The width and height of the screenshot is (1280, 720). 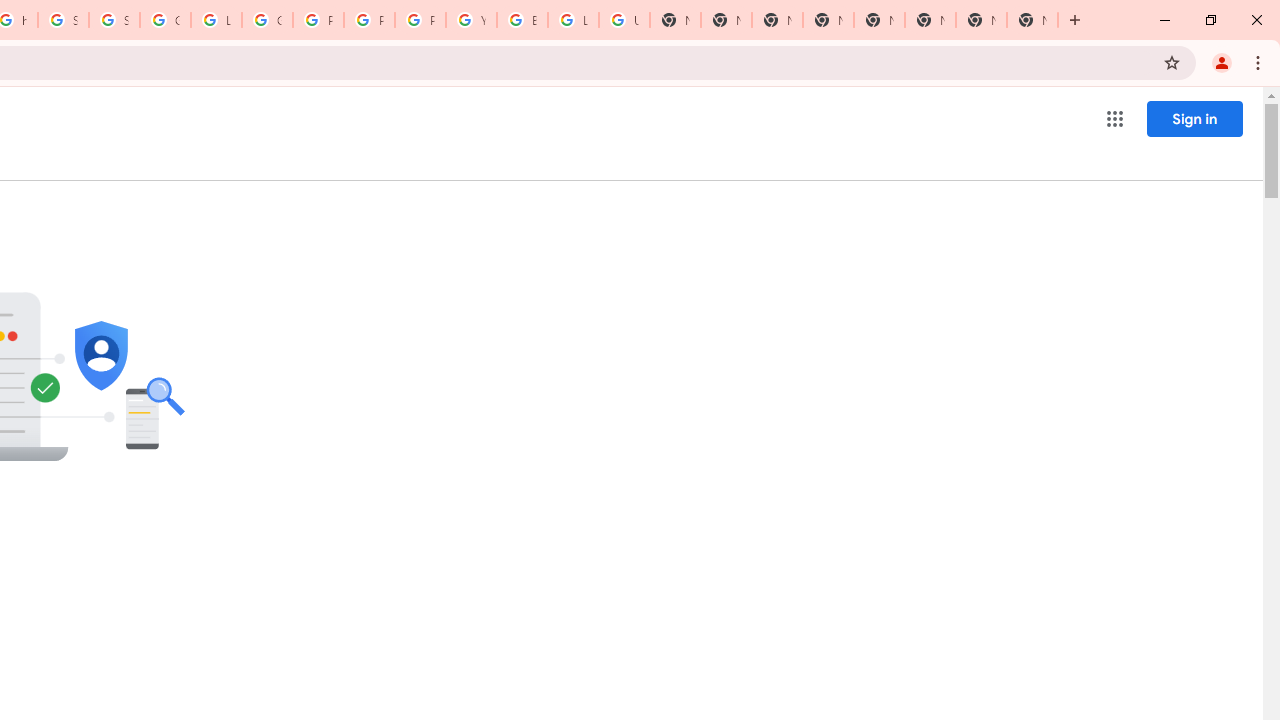 I want to click on 'New Tab', so click(x=1032, y=20).